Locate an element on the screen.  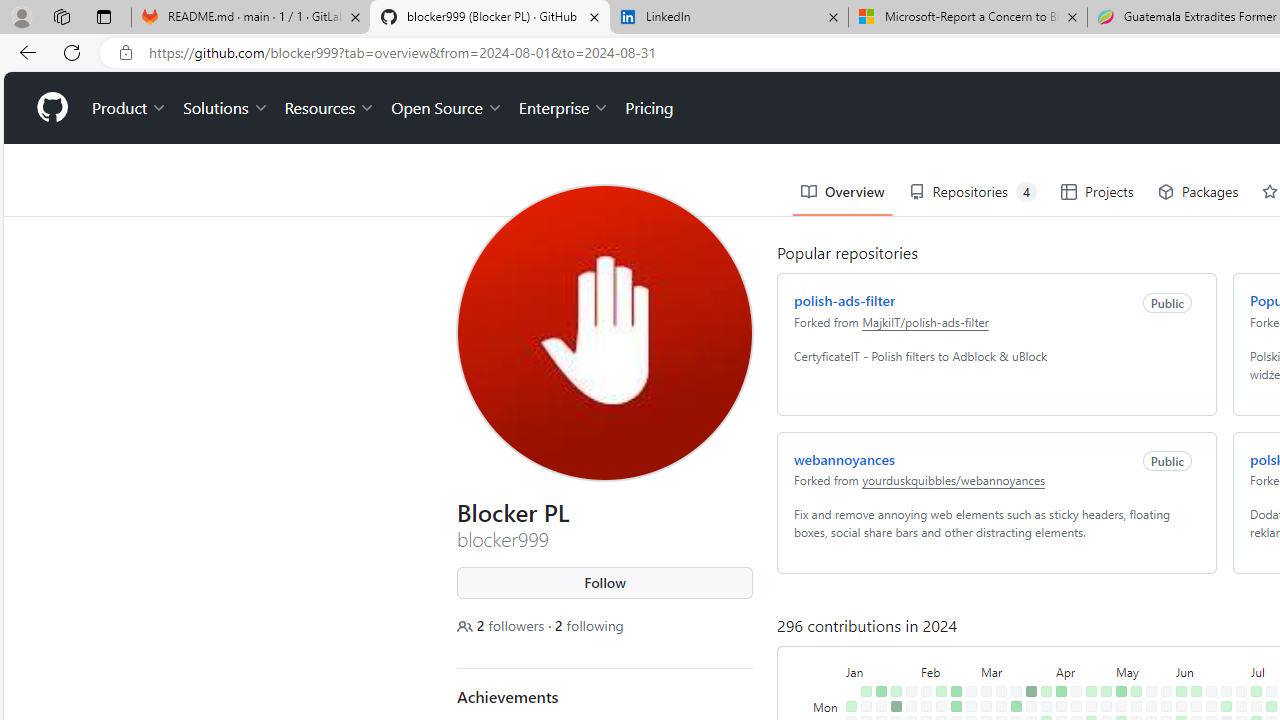
'No contributions on May 26th.' is located at coordinates (1166, 690).